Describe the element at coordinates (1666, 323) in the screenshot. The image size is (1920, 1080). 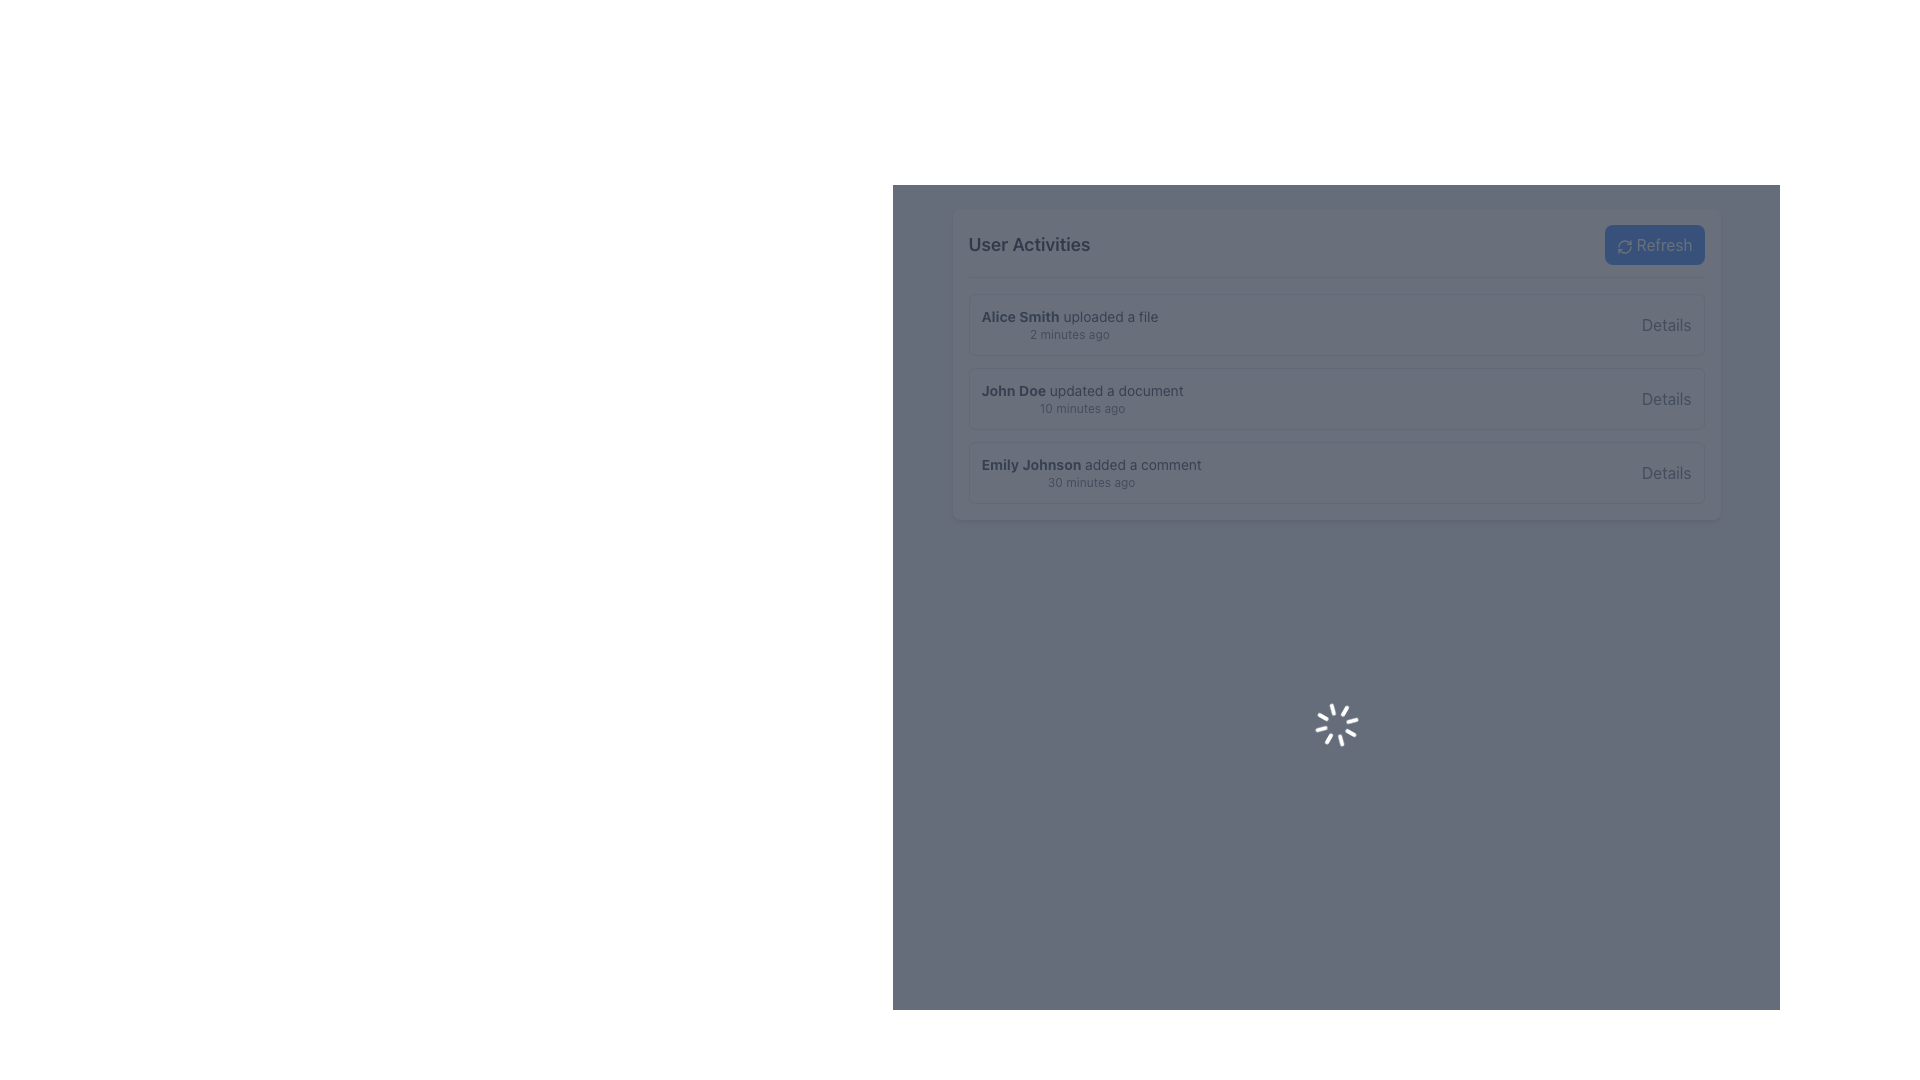
I see `the clickable text link located on the right side of the notification entry for 'Alice Smith uploaded a file 2 minutes ago' in the 'User Activities' section` at that location.